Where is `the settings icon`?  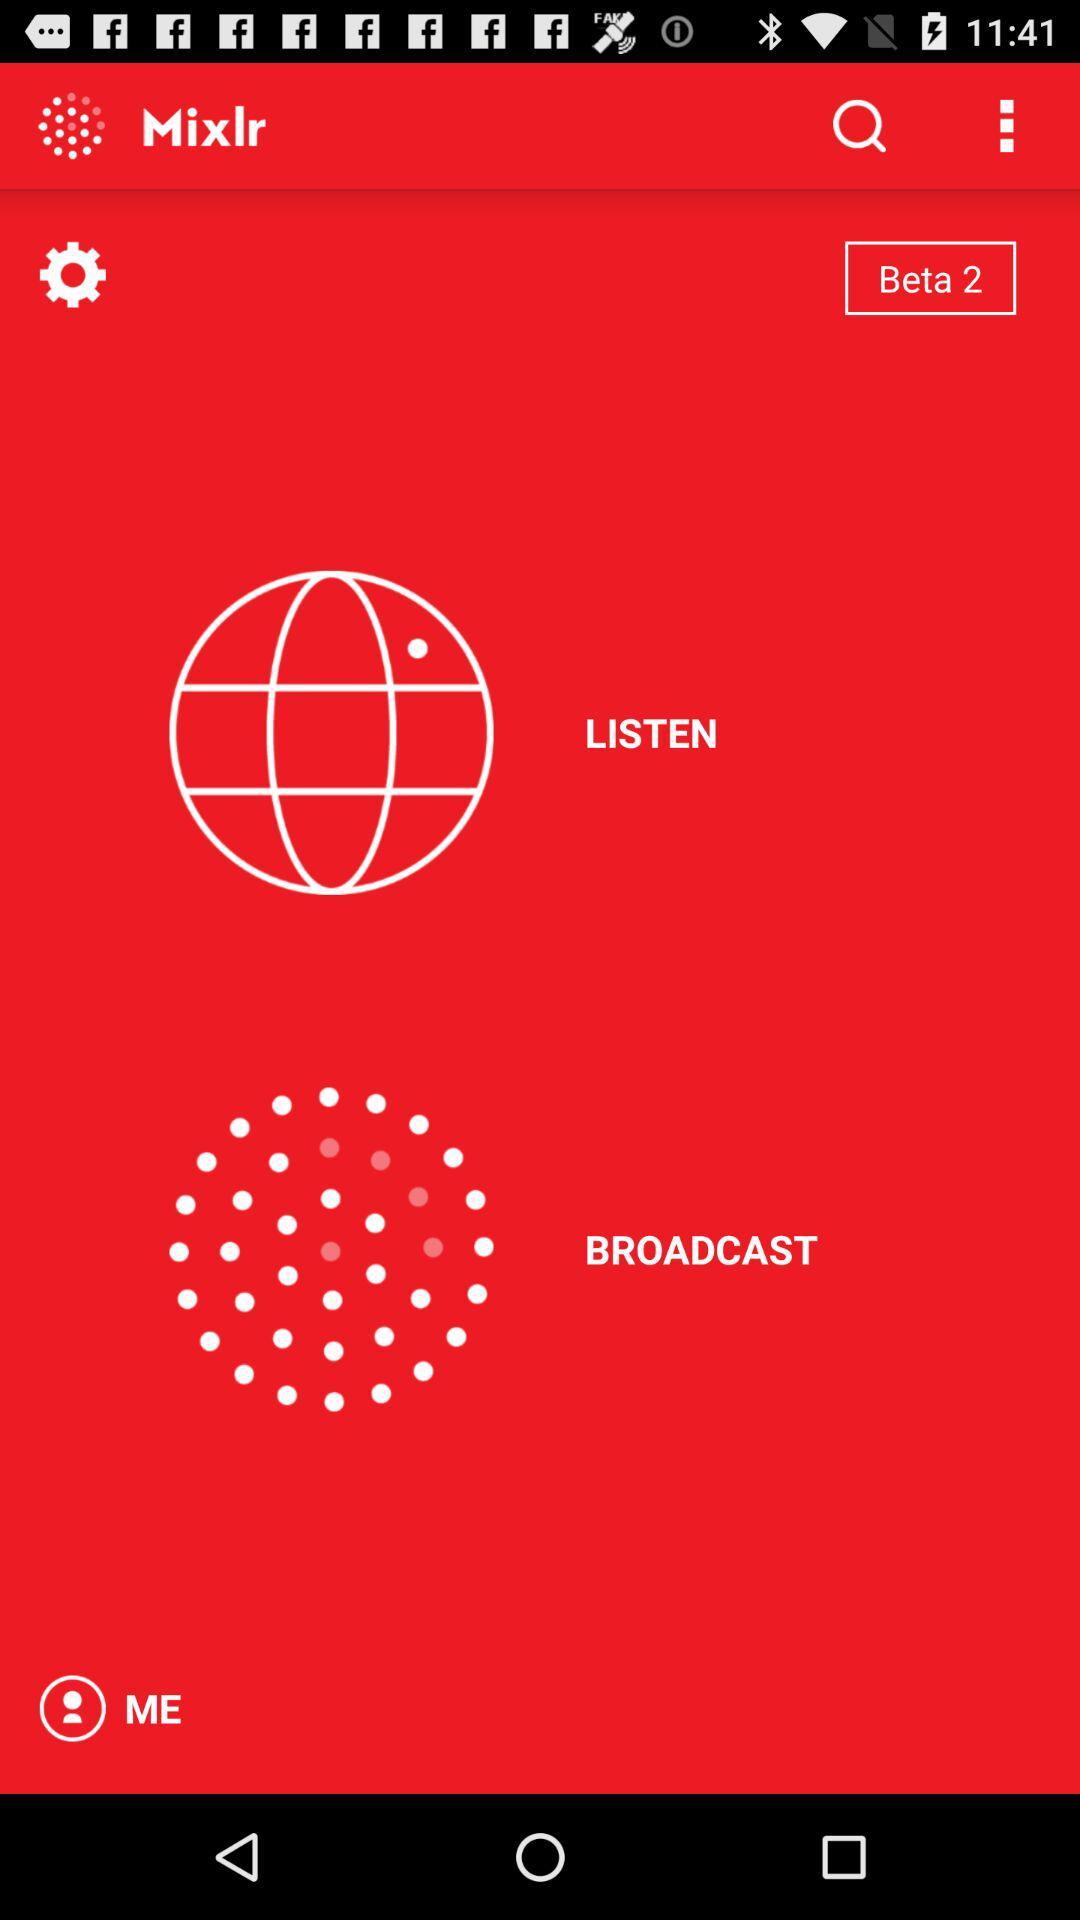
the settings icon is located at coordinates (71, 292).